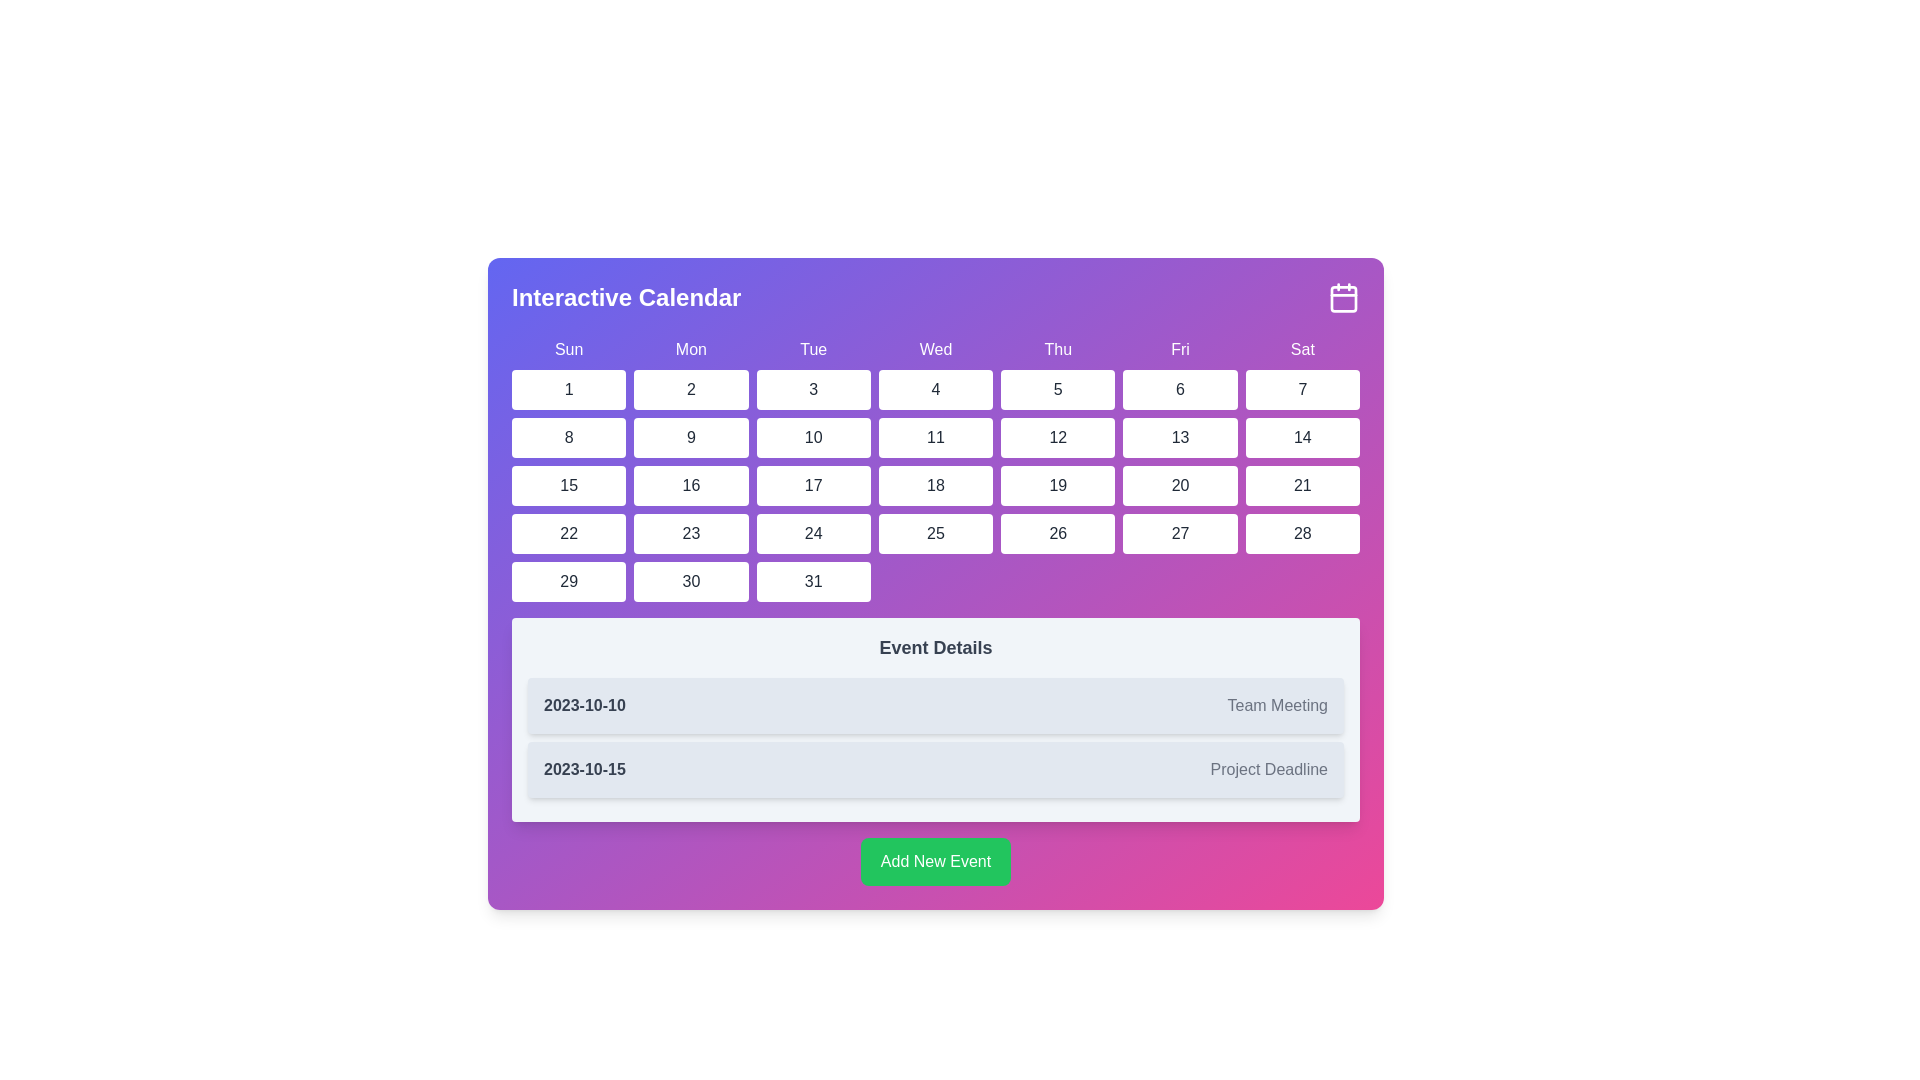 The image size is (1920, 1080). What do you see at coordinates (691, 437) in the screenshot?
I see `the selectable date button located in the third row and second column of the calendar grid` at bounding box center [691, 437].